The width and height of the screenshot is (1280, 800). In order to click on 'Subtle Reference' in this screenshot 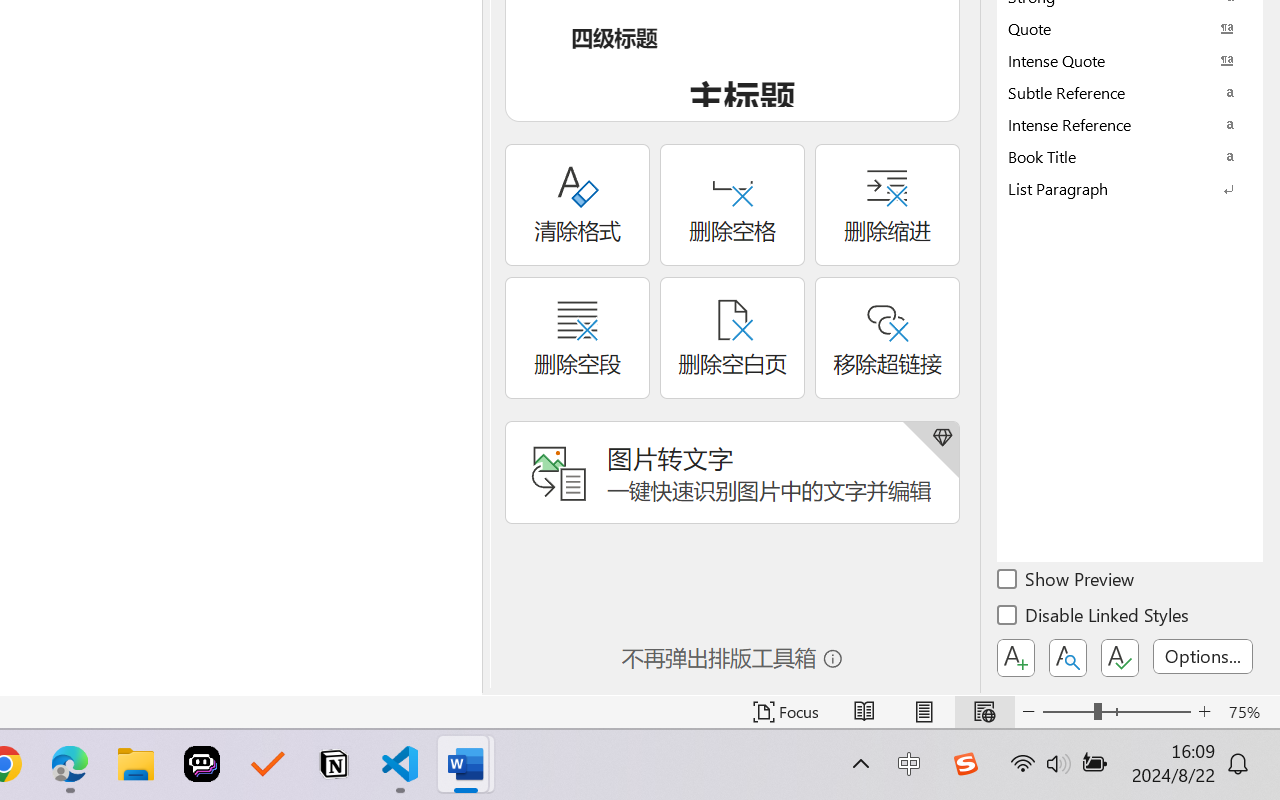, I will do `click(1130, 92)`.